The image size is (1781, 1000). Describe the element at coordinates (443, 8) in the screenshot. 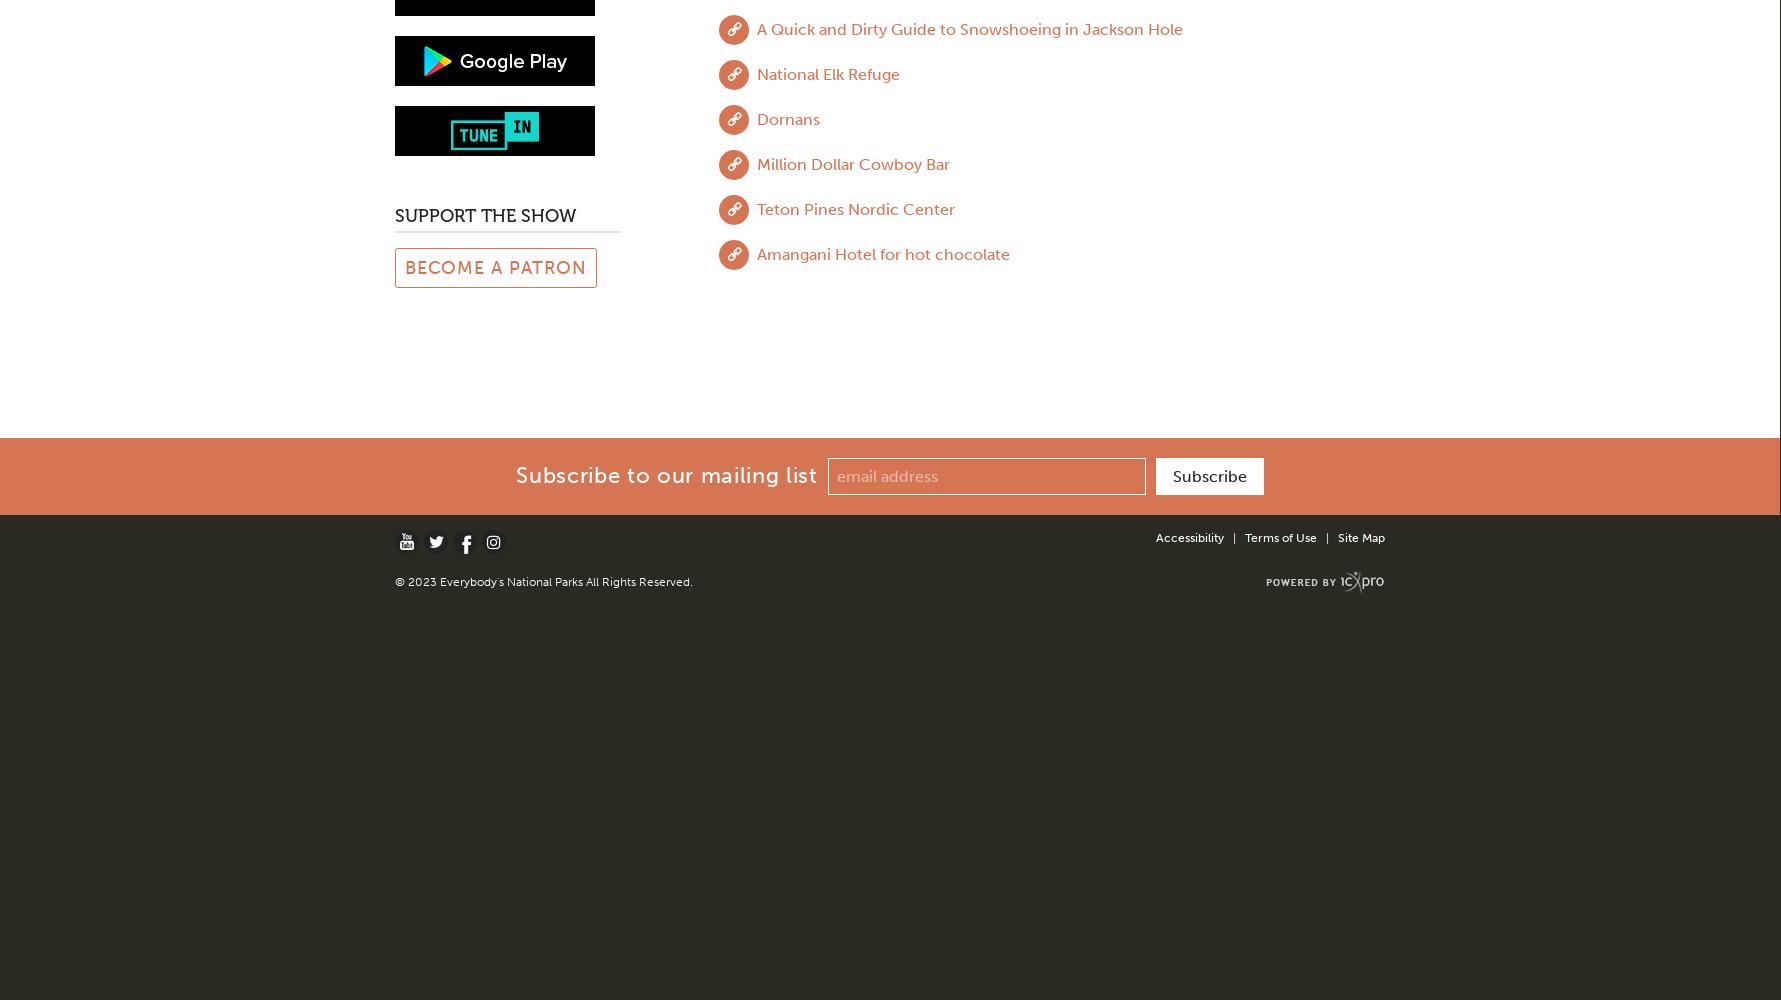

I see `'February 2019'` at that location.